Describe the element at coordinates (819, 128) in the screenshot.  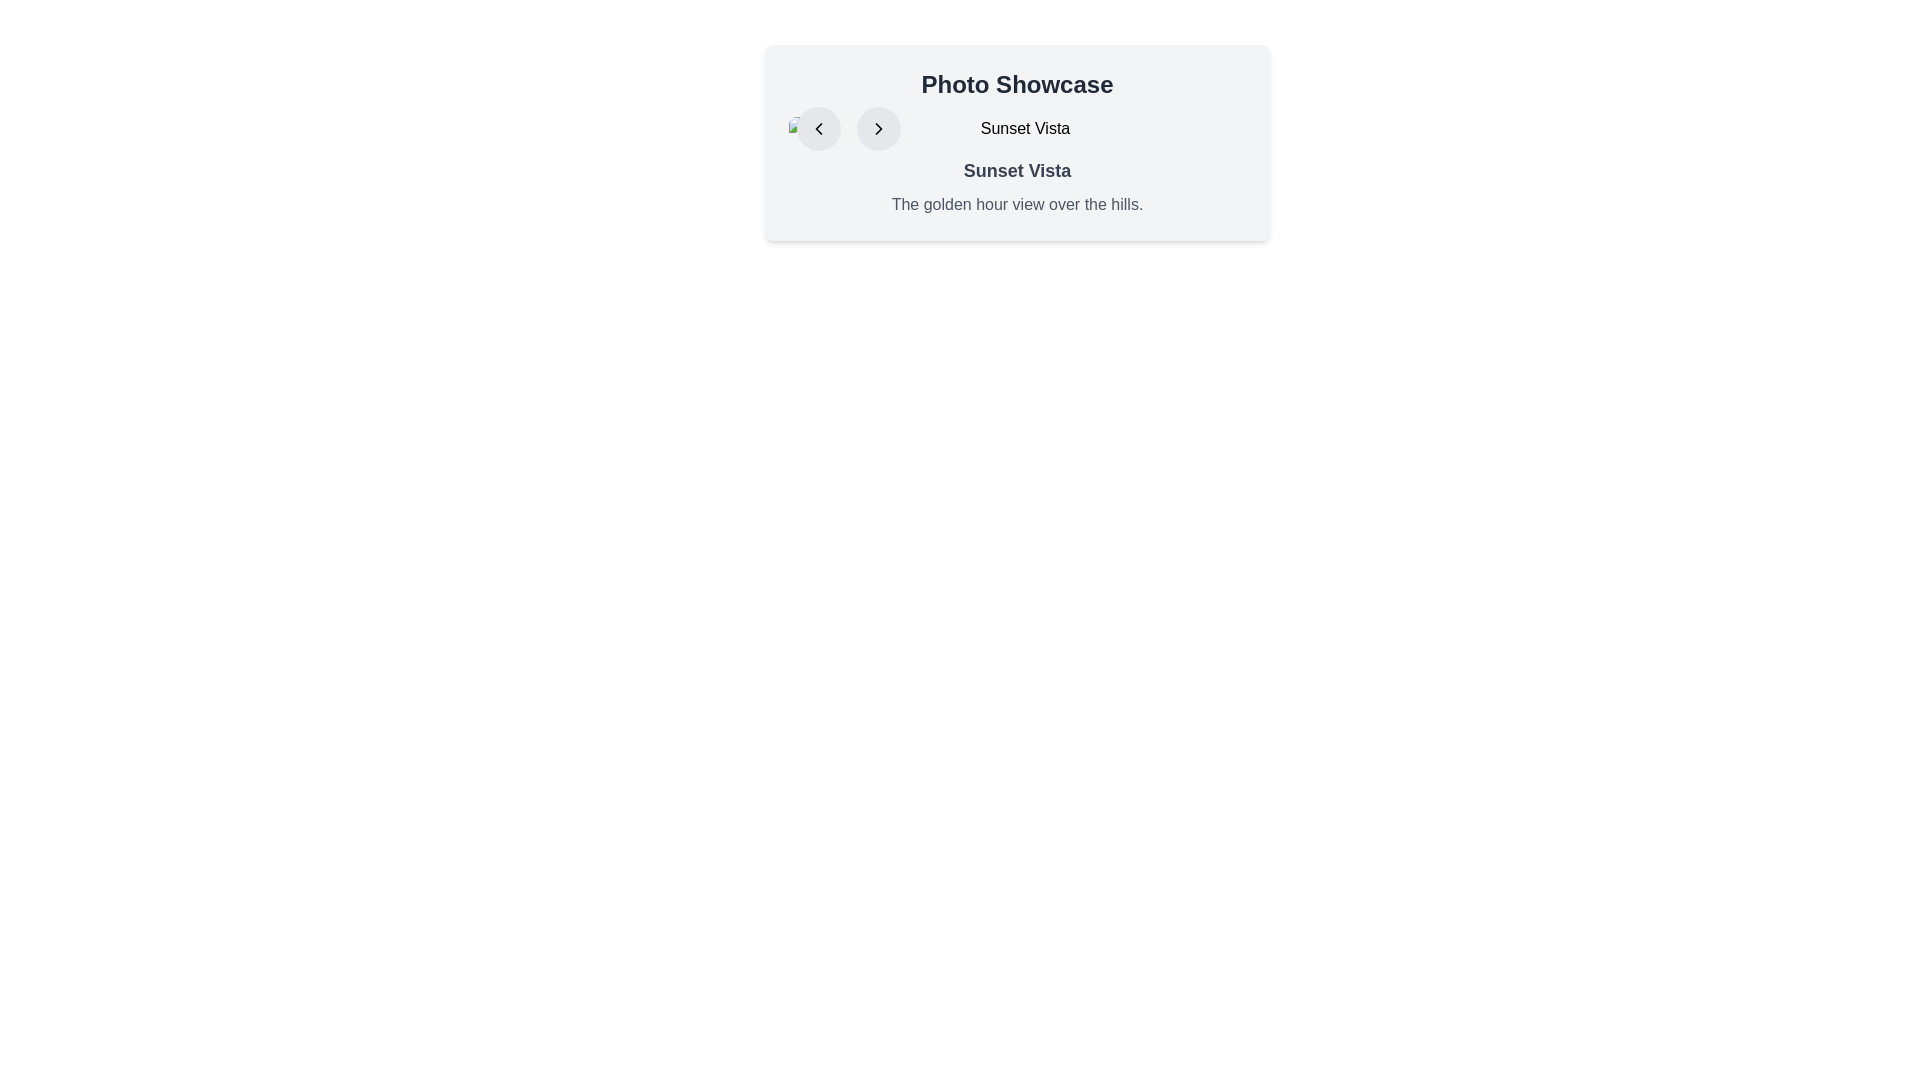
I see `the left navigation button that allows users to go to the previous item in a gallery or paginator to trigger any hover effects` at that location.